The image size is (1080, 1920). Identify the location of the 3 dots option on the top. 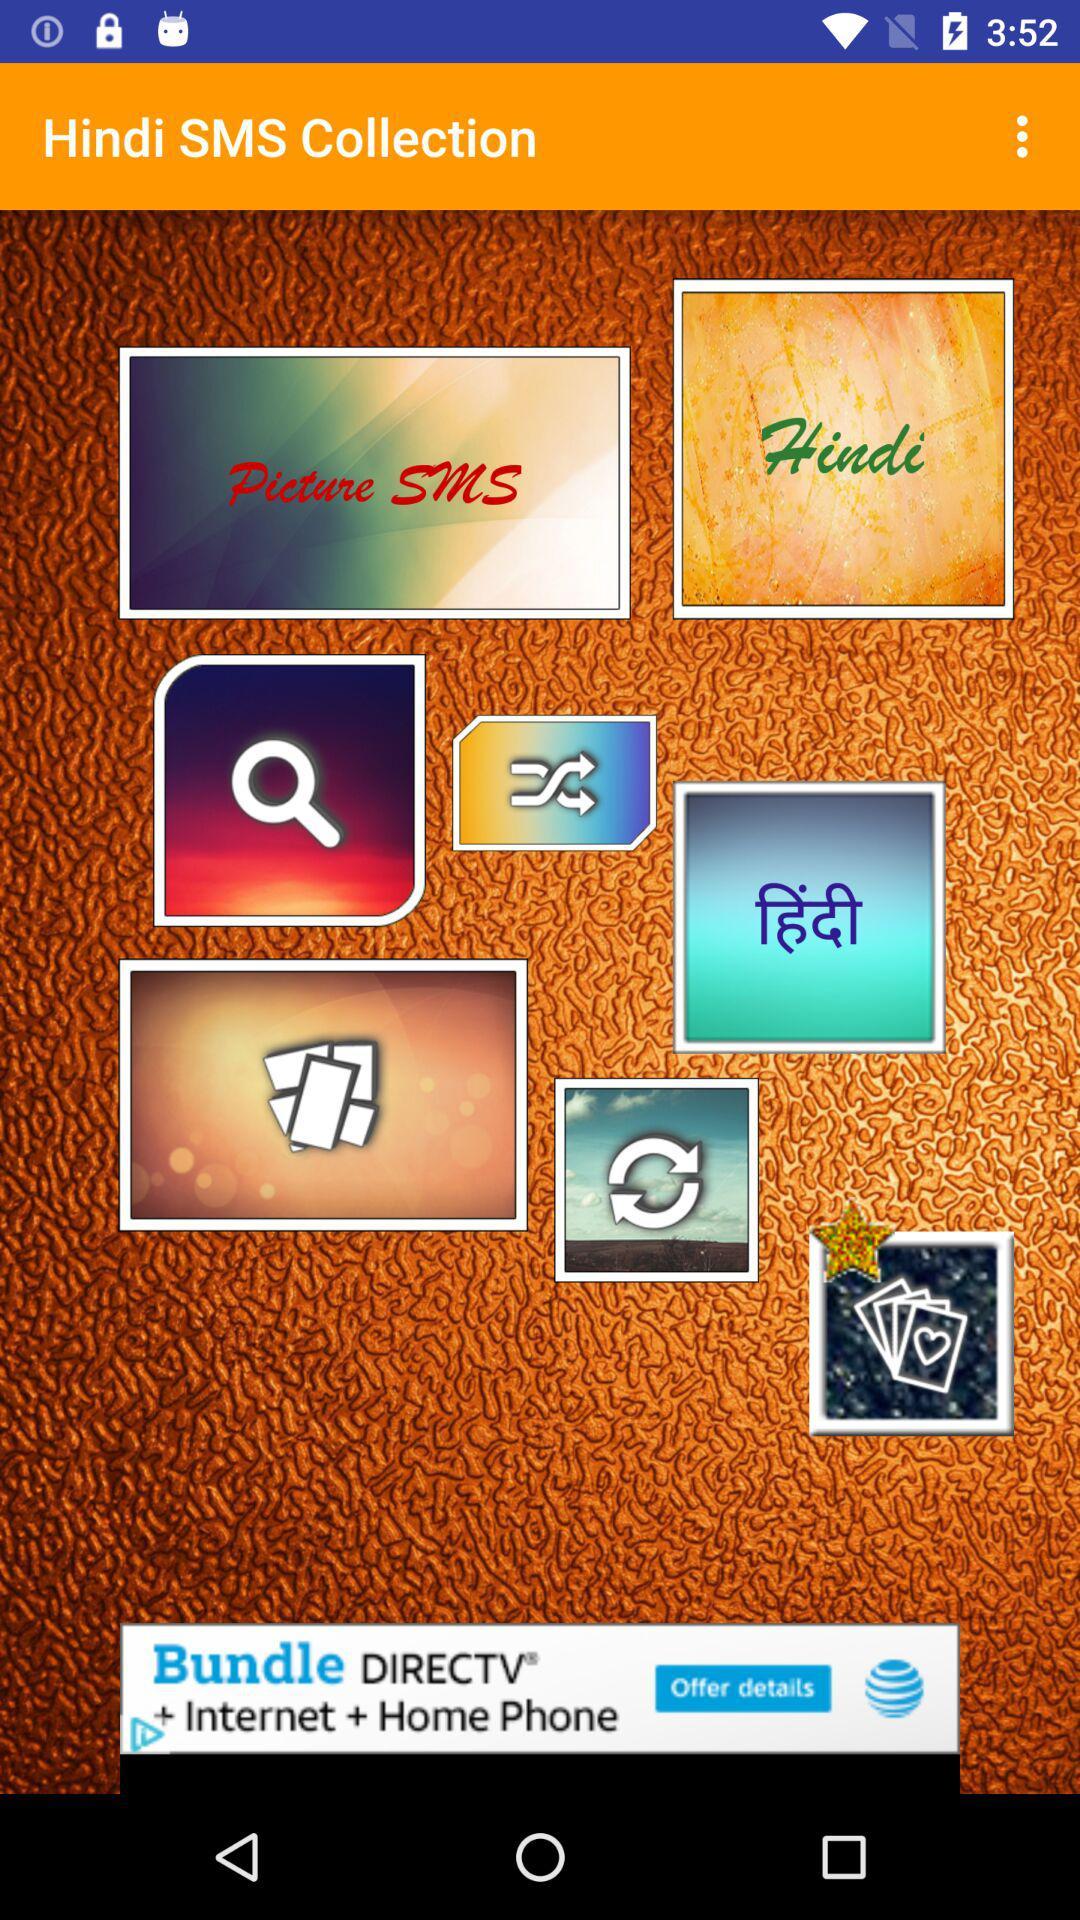
(1027, 136).